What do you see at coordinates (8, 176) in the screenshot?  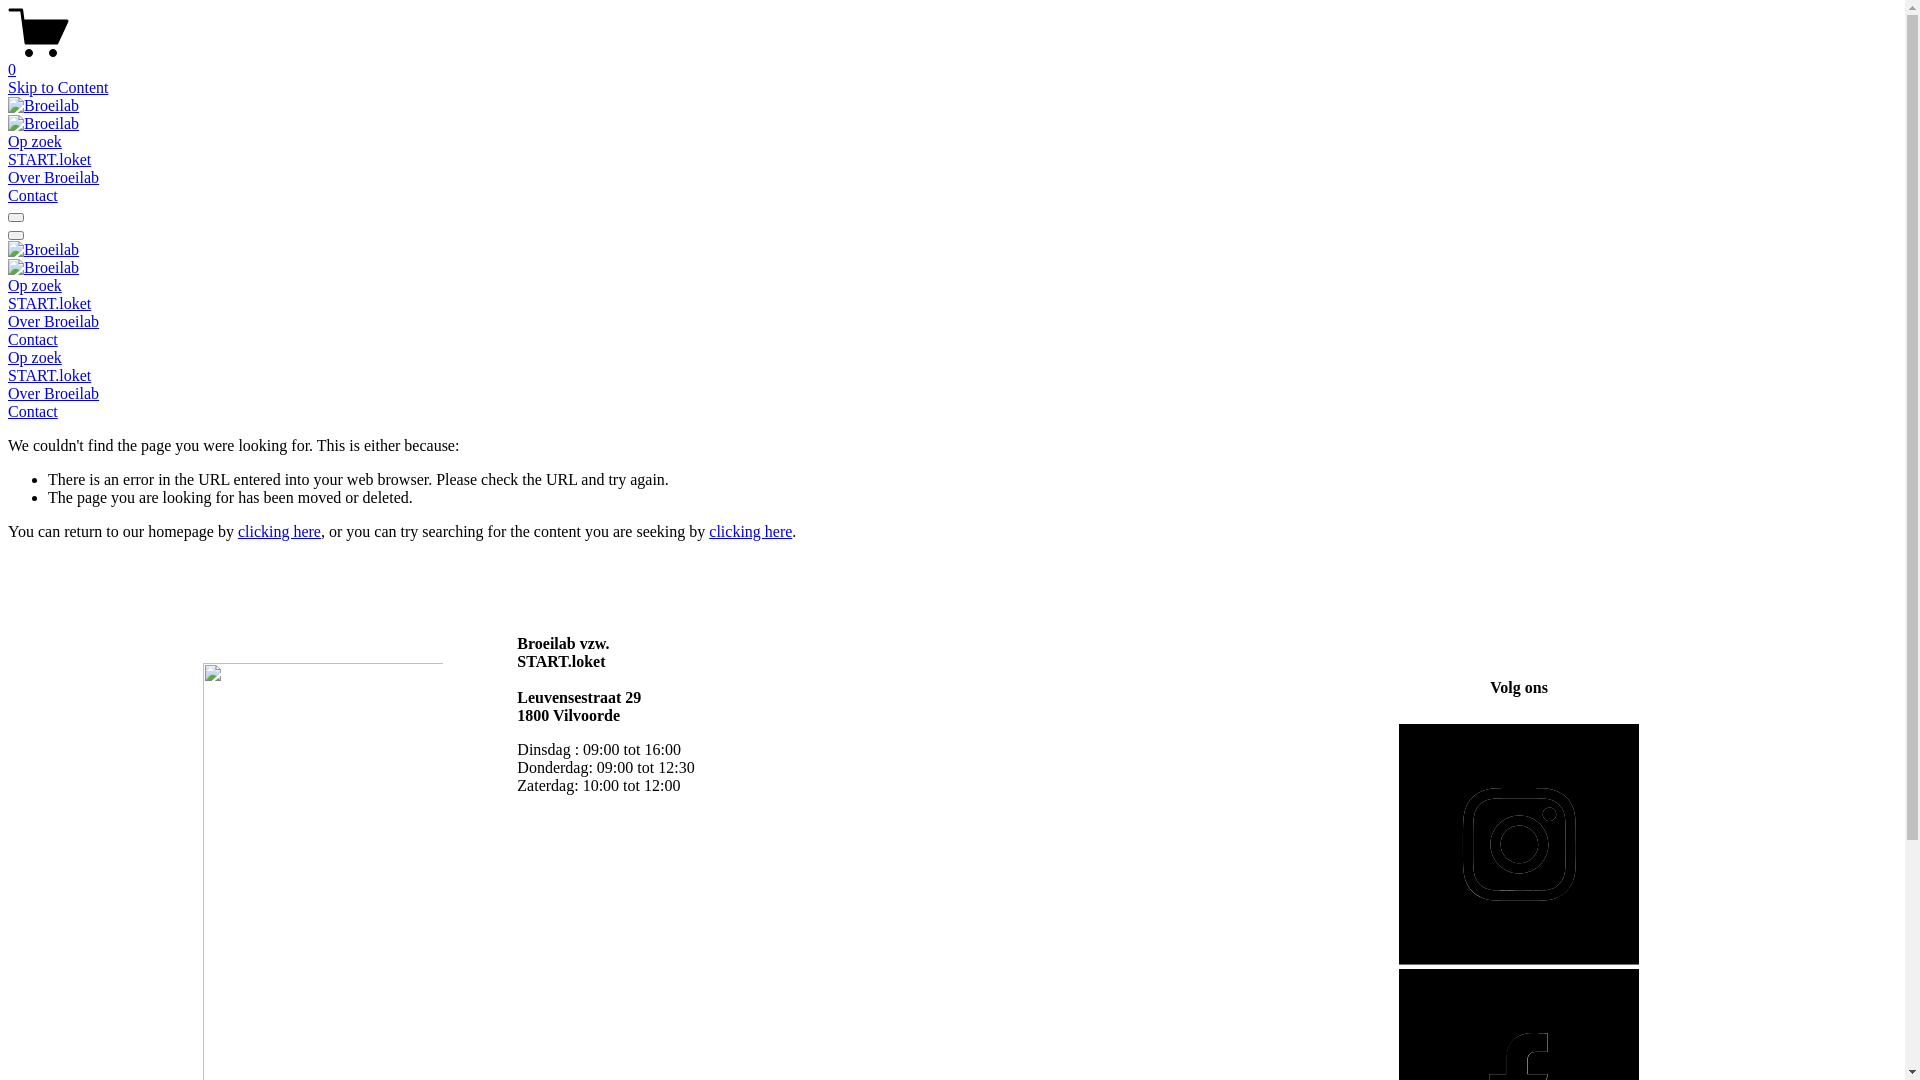 I see `'Over Broeilab'` at bounding box center [8, 176].